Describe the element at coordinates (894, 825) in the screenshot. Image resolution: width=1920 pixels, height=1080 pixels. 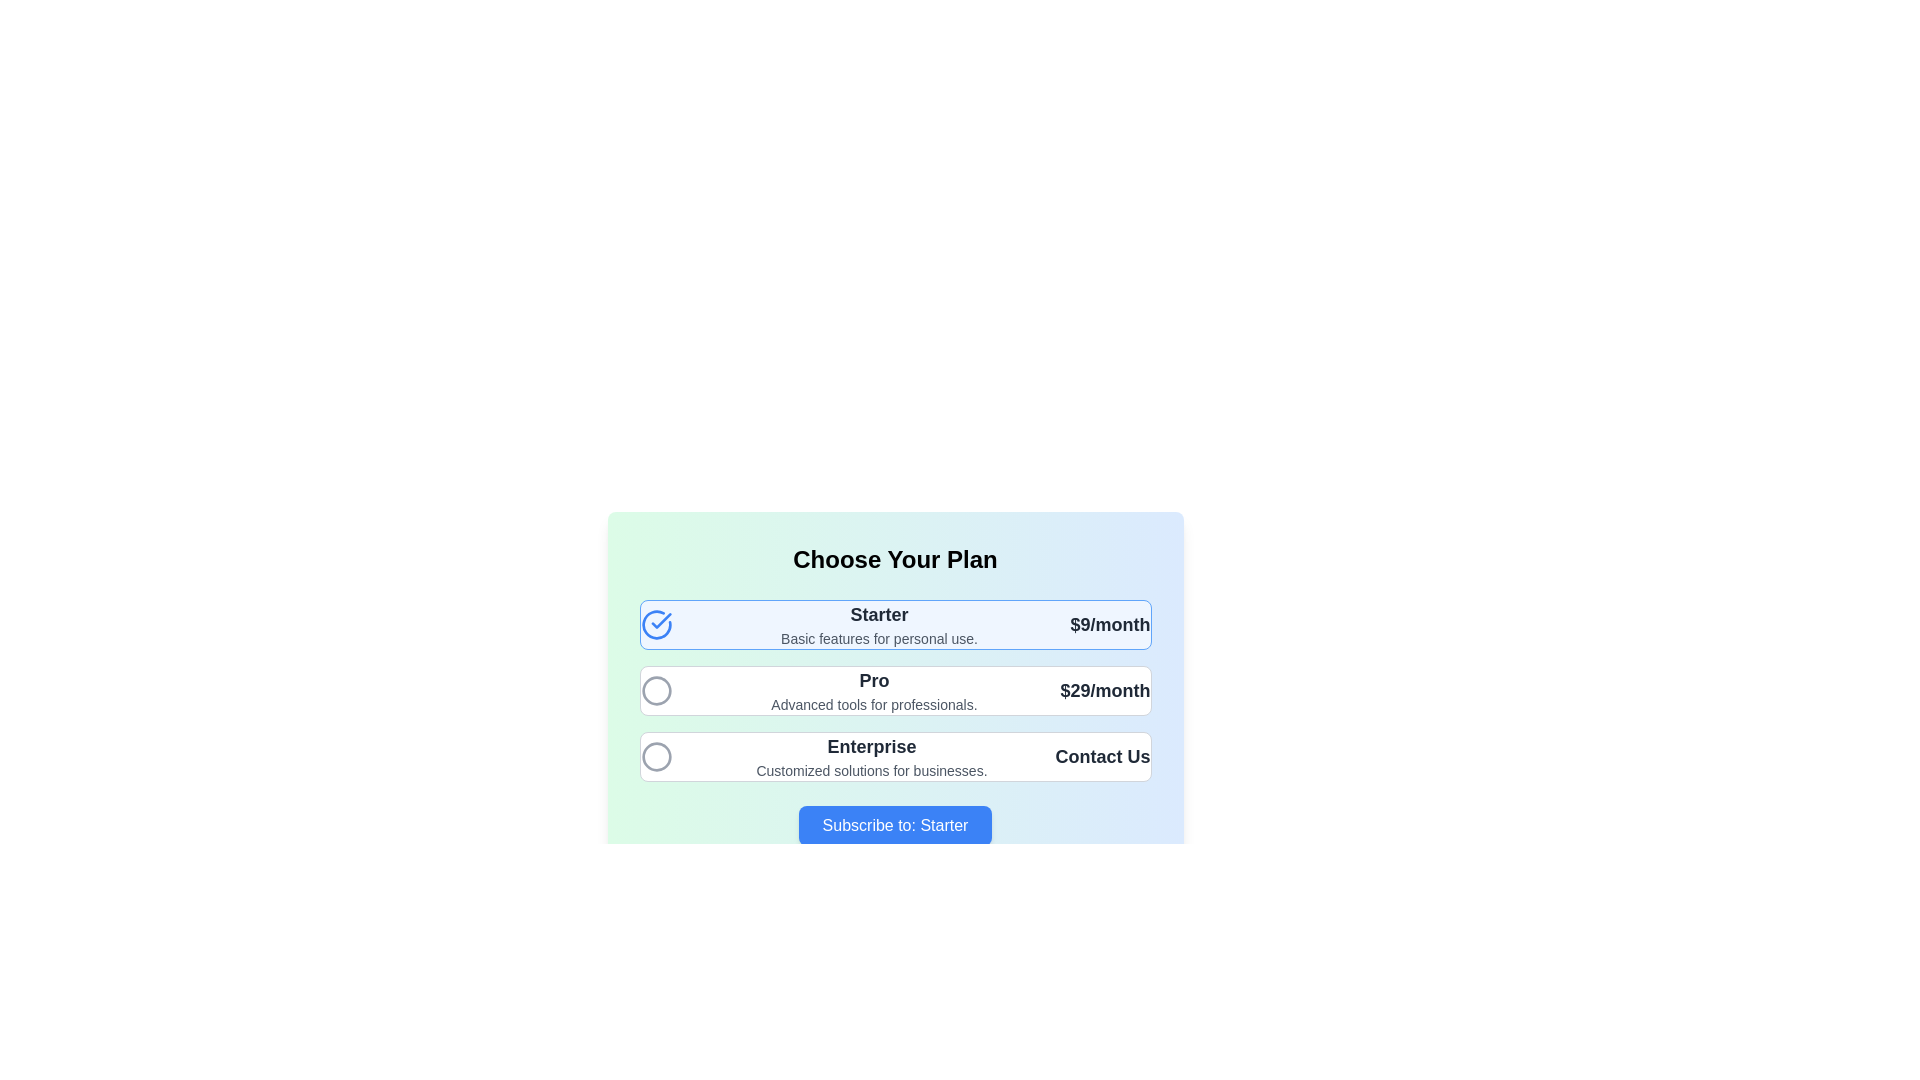
I see `the blue rectangular button with white rounded corners labeled 'Subscribe to: Starter' located at the bottom center of the pricing card` at that location.